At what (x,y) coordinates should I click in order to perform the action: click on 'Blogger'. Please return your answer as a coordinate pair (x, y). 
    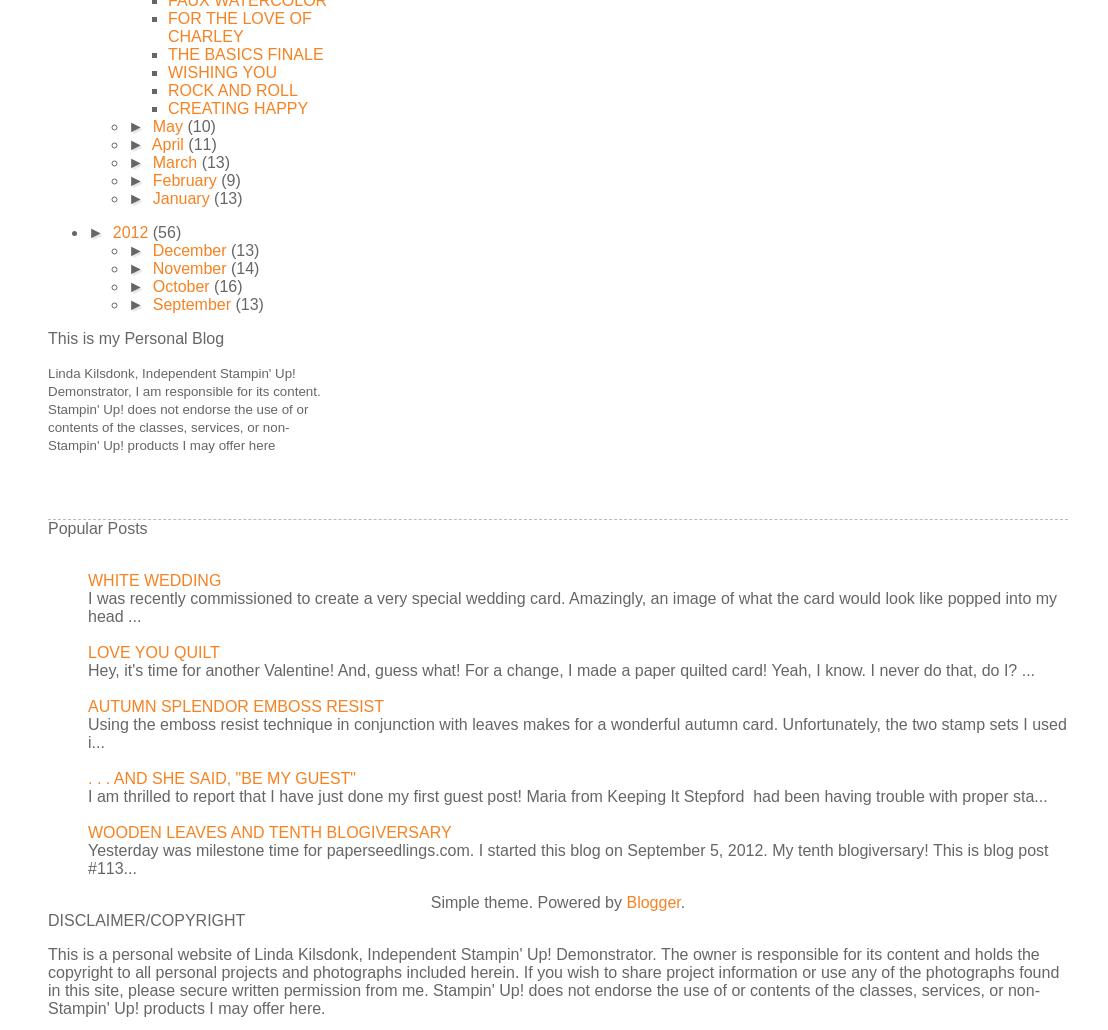
    Looking at the image, I should click on (653, 902).